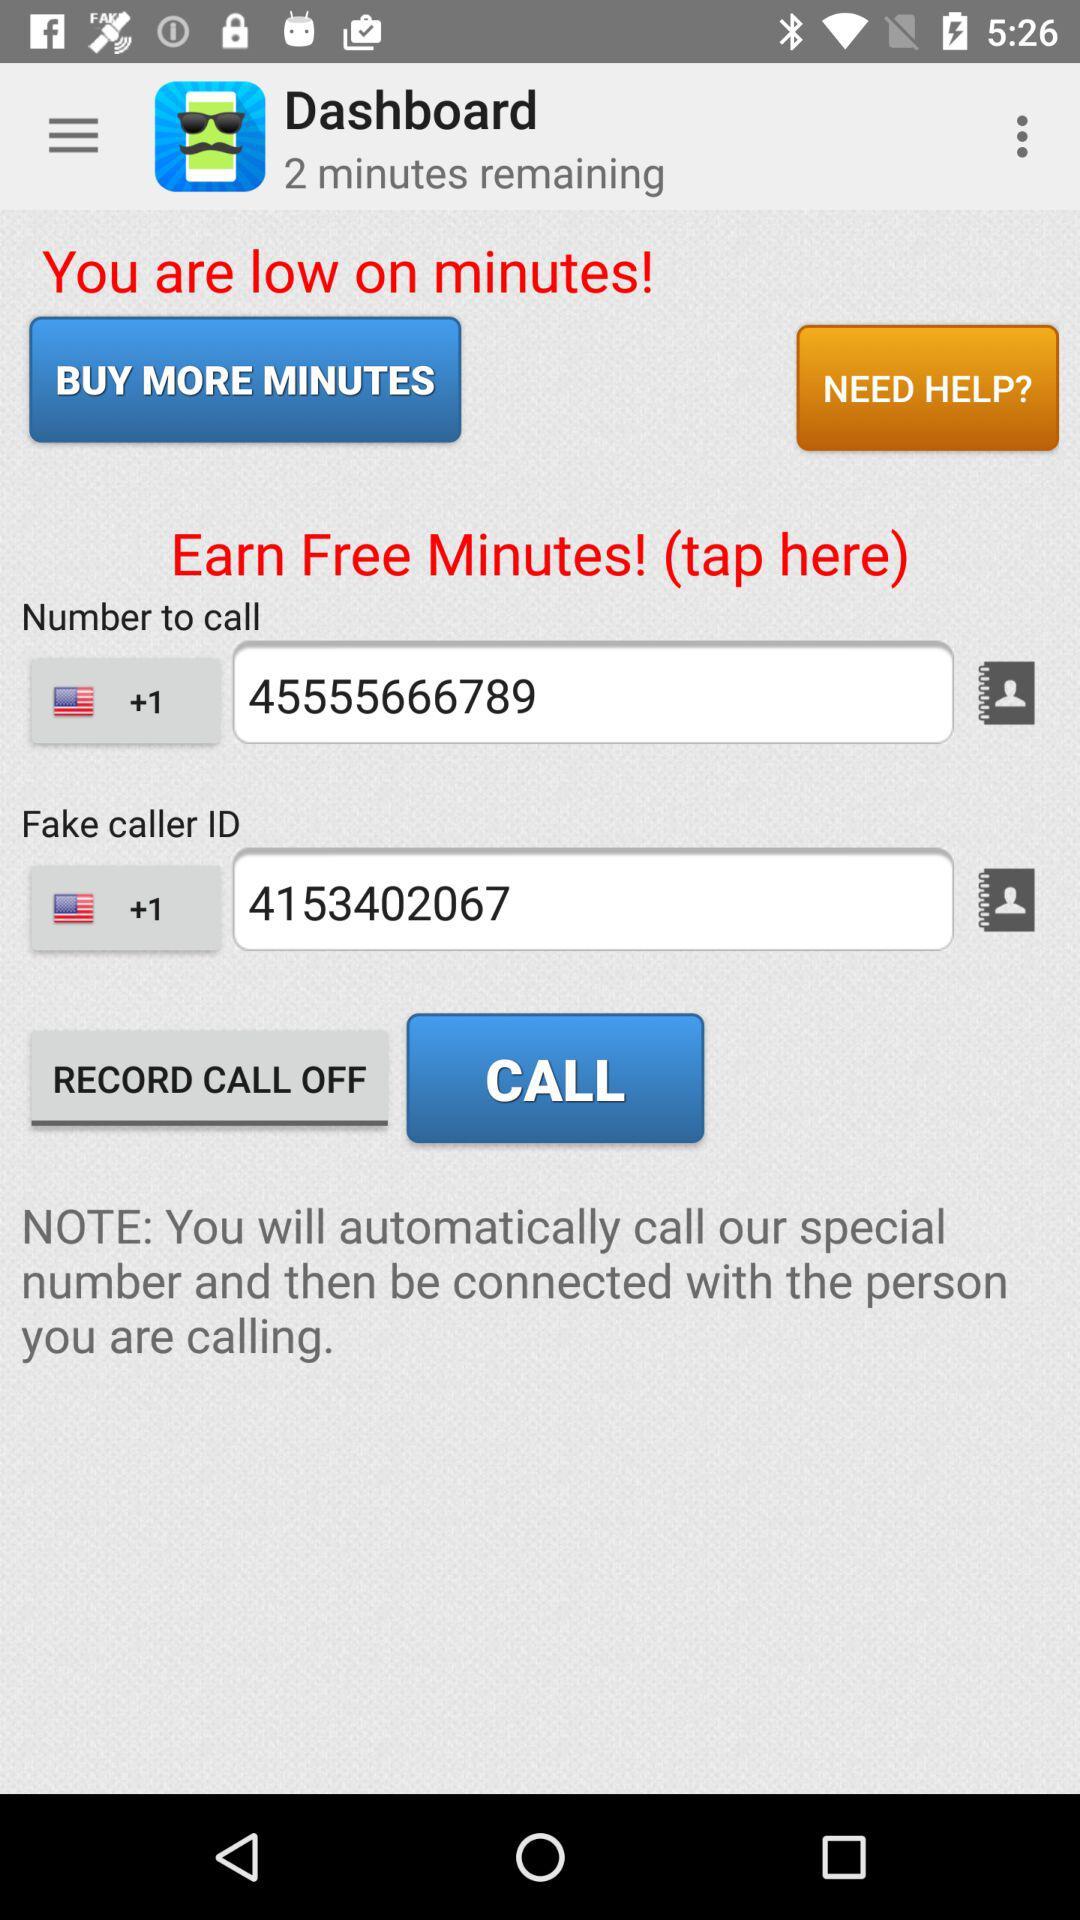 Image resolution: width=1080 pixels, height=1920 pixels. What do you see at coordinates (540, 520) in the screenshot?
I see `the item above number to call icon` at bounding box center [540, 520].